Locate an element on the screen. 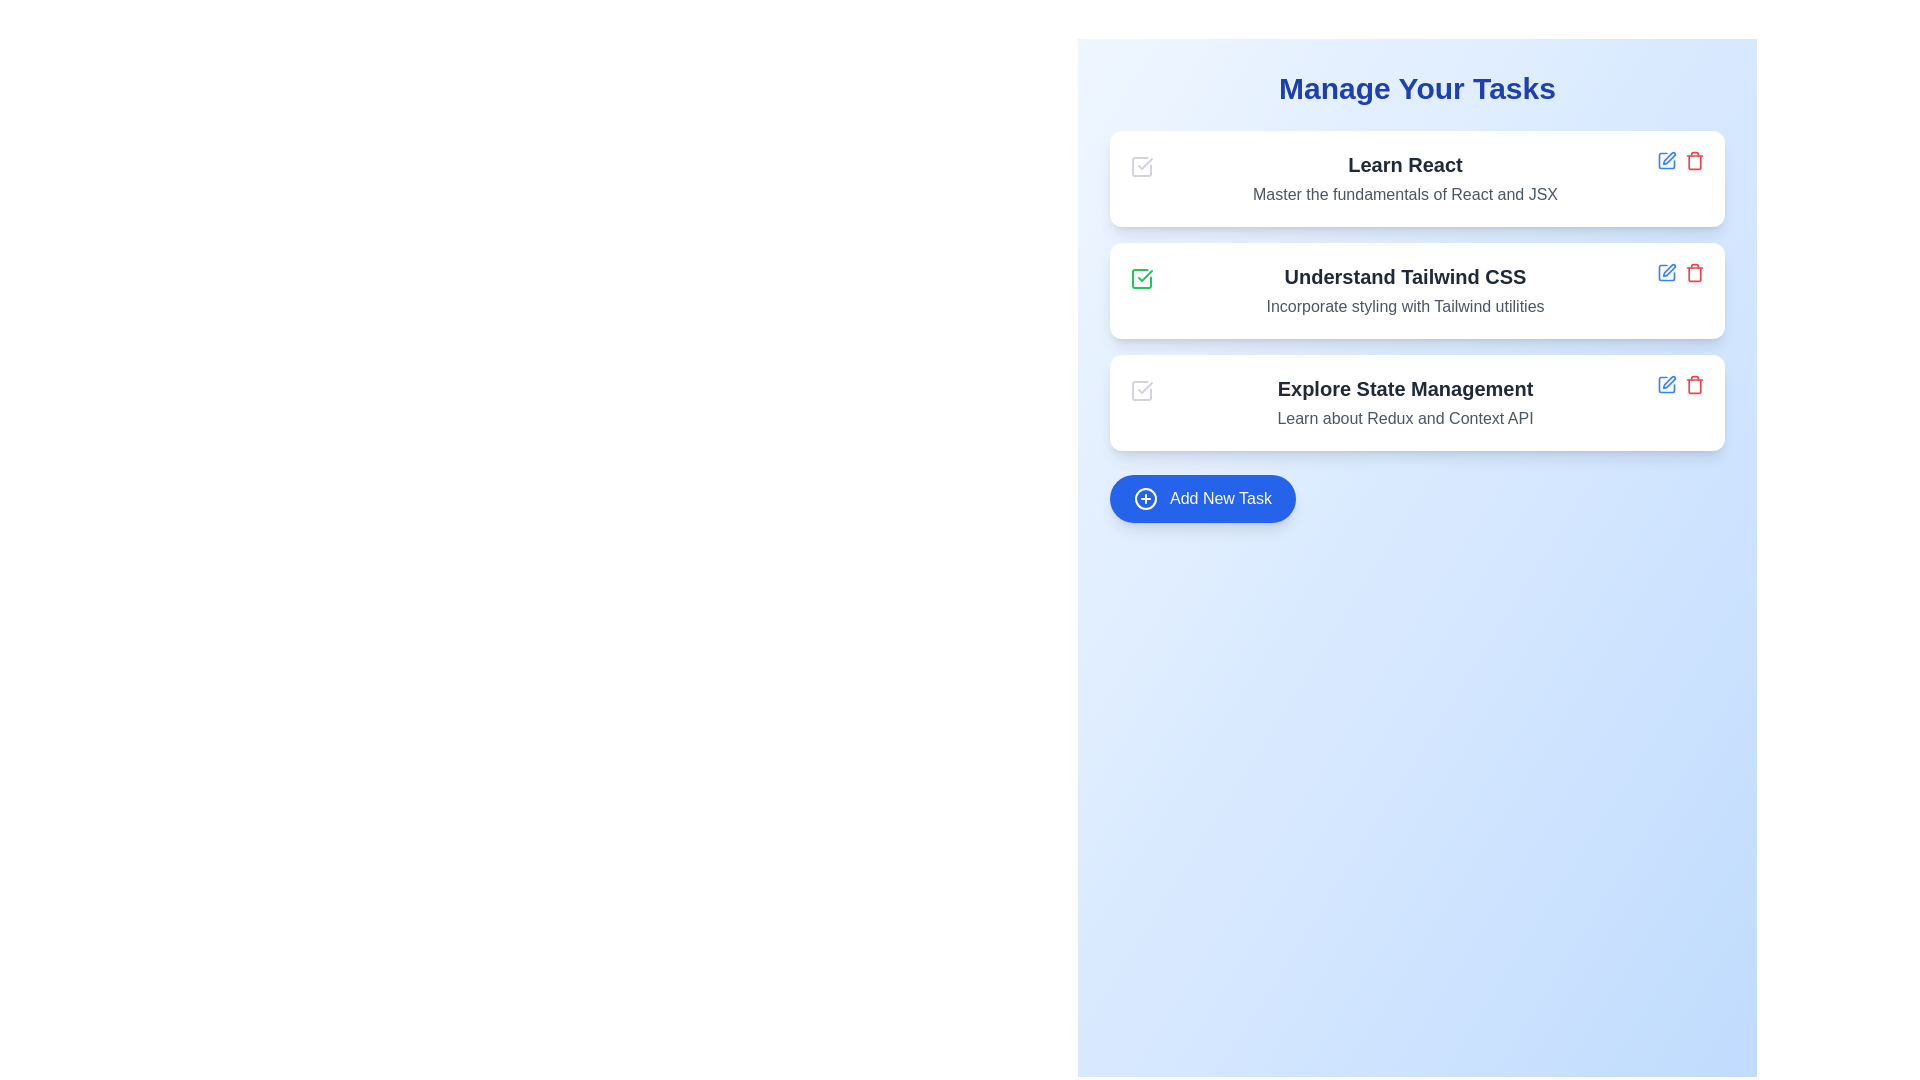 This screenshot has width=1920, height=1080. the text display element titled 'Explore State Management' which includes the subtitle 'Learn about Redux and Context API' is located at coordinates (1404, 402).